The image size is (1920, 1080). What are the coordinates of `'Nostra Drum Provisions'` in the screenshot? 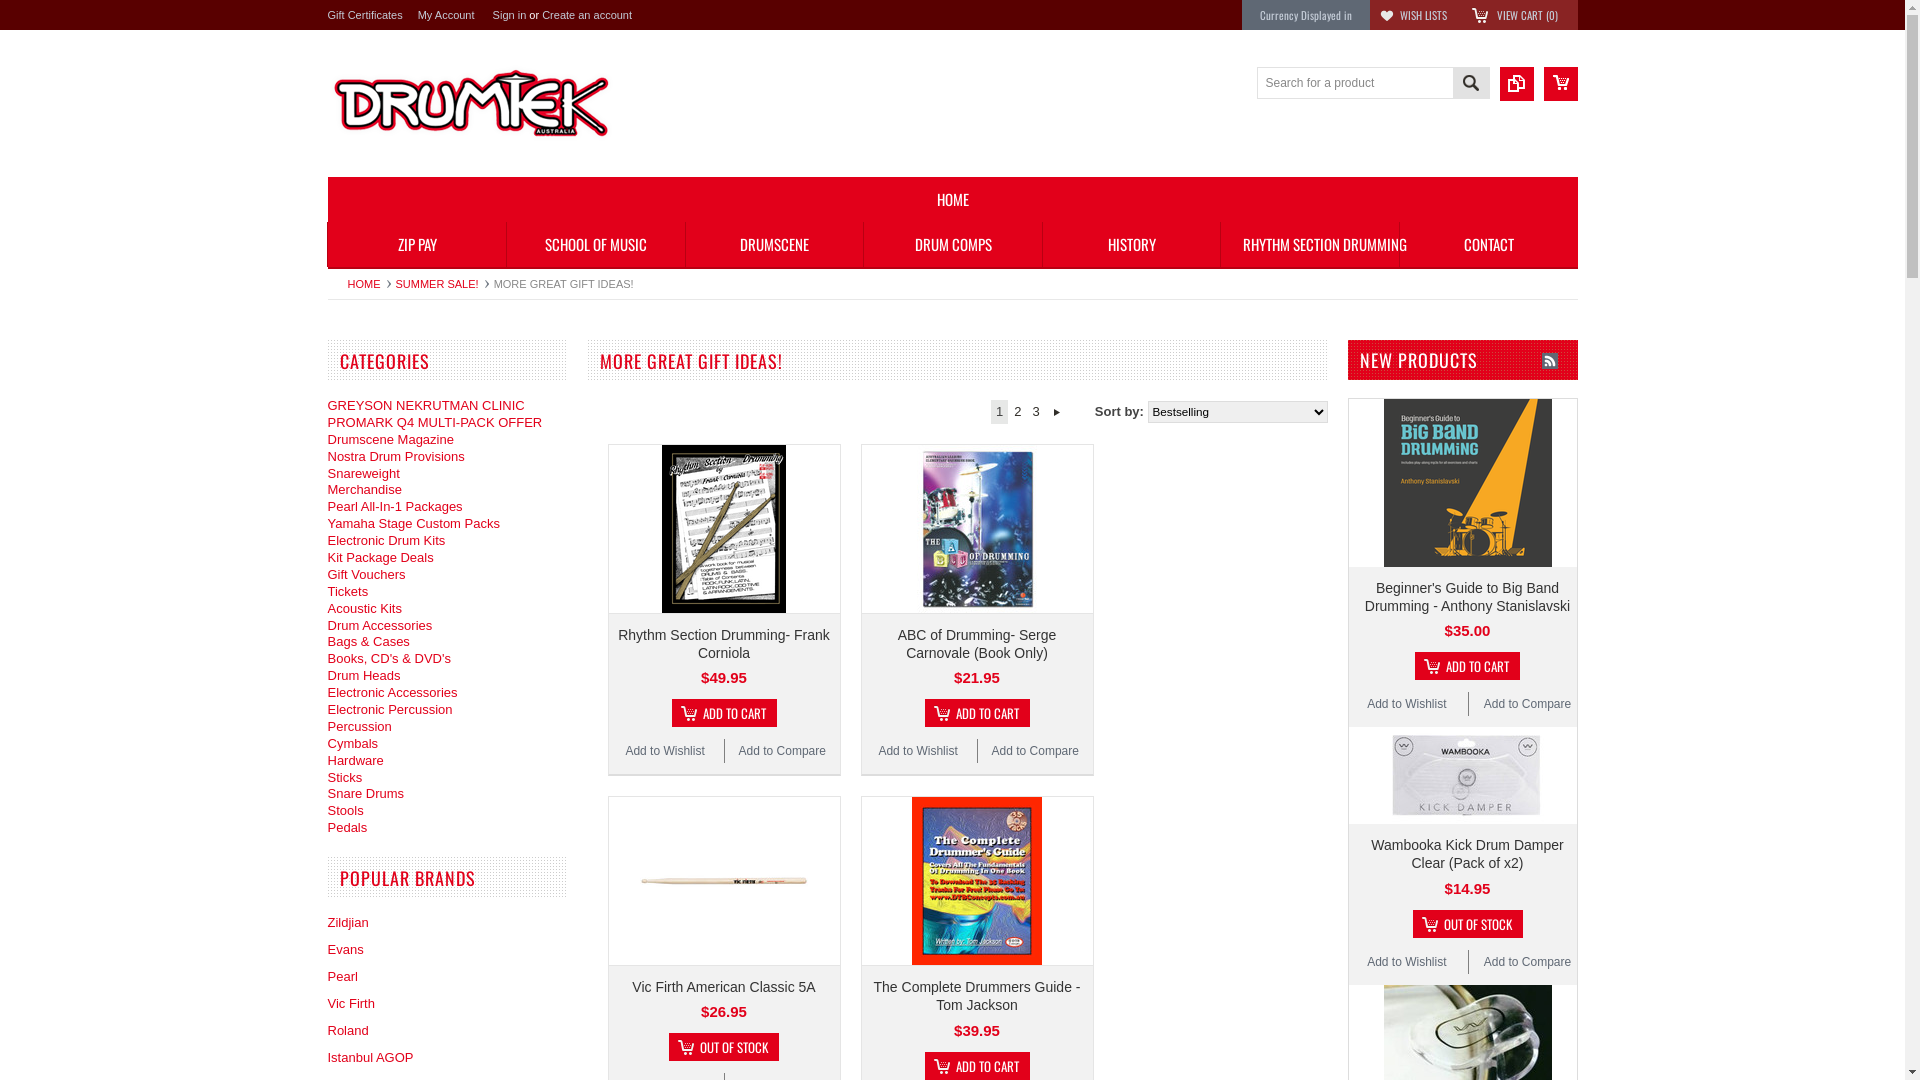 It's located at (327, 456).